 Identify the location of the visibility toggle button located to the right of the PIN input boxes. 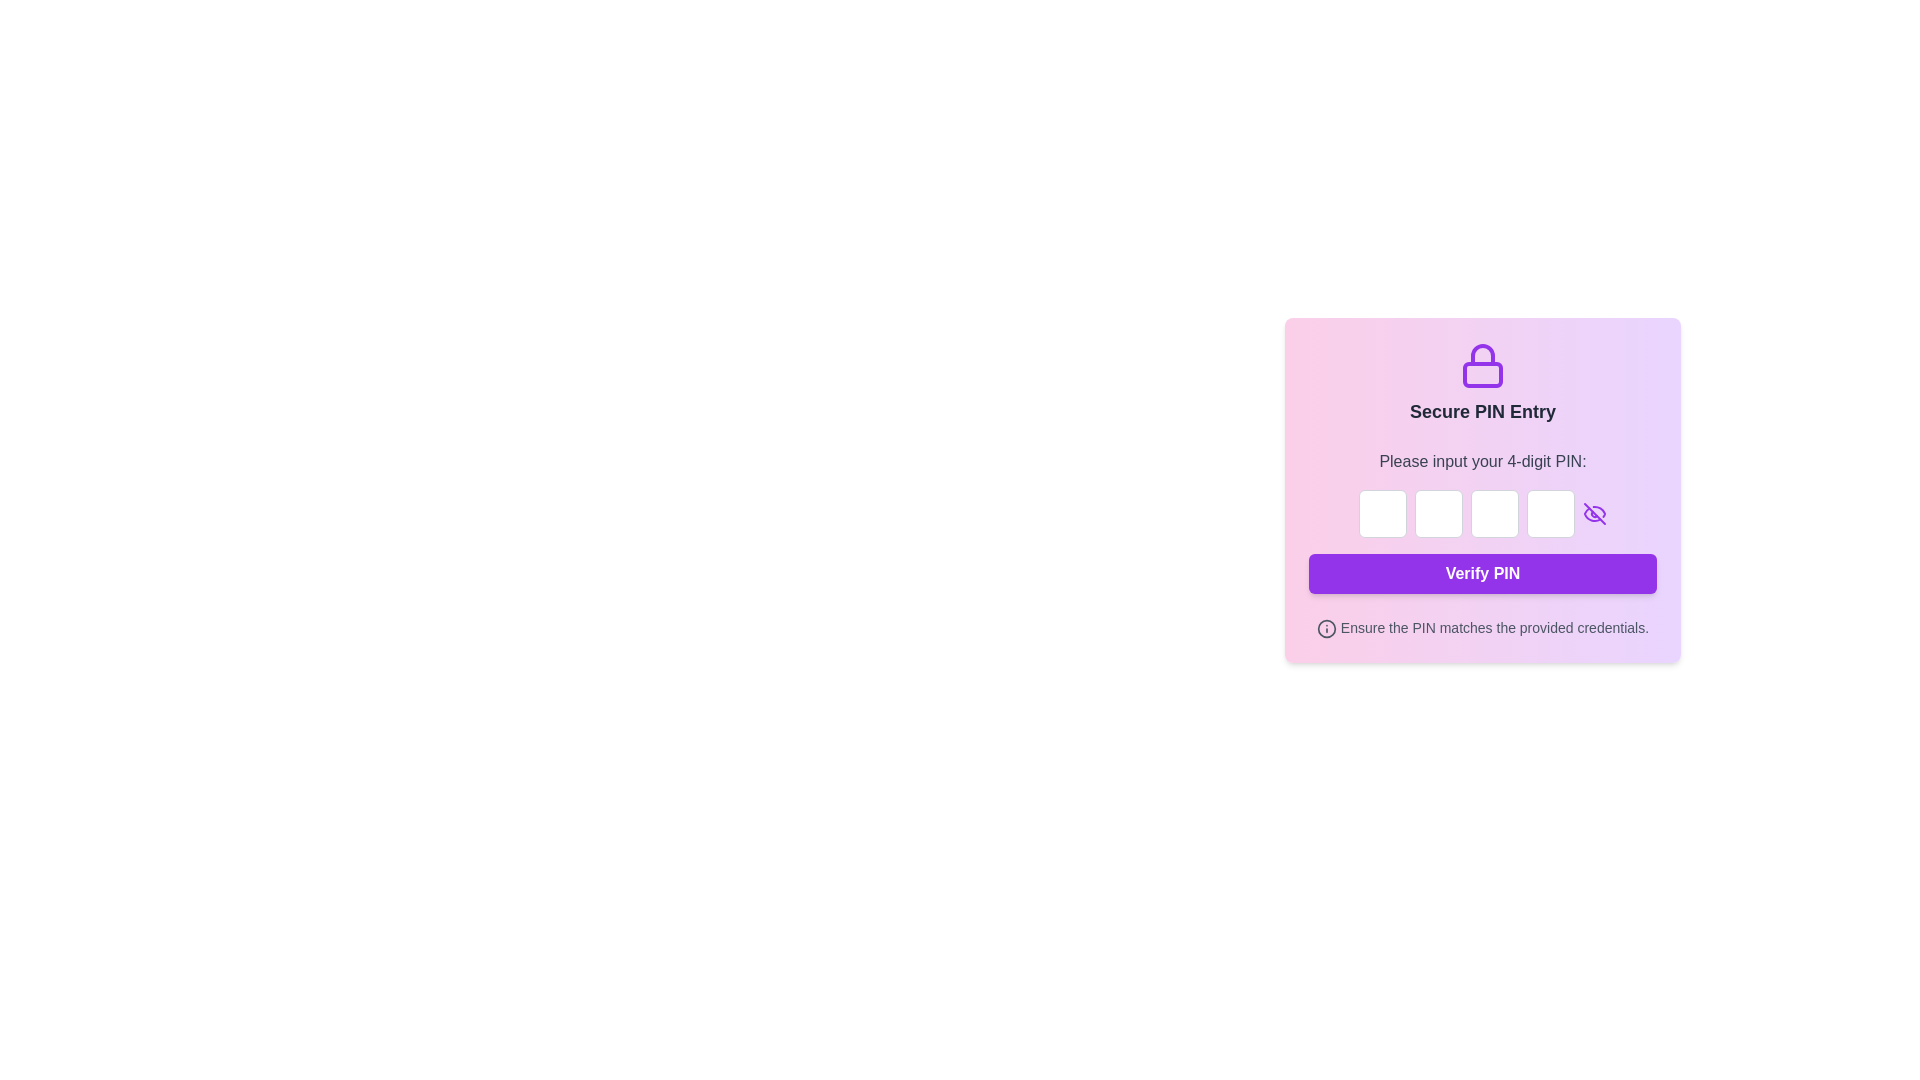
(1593, 512).